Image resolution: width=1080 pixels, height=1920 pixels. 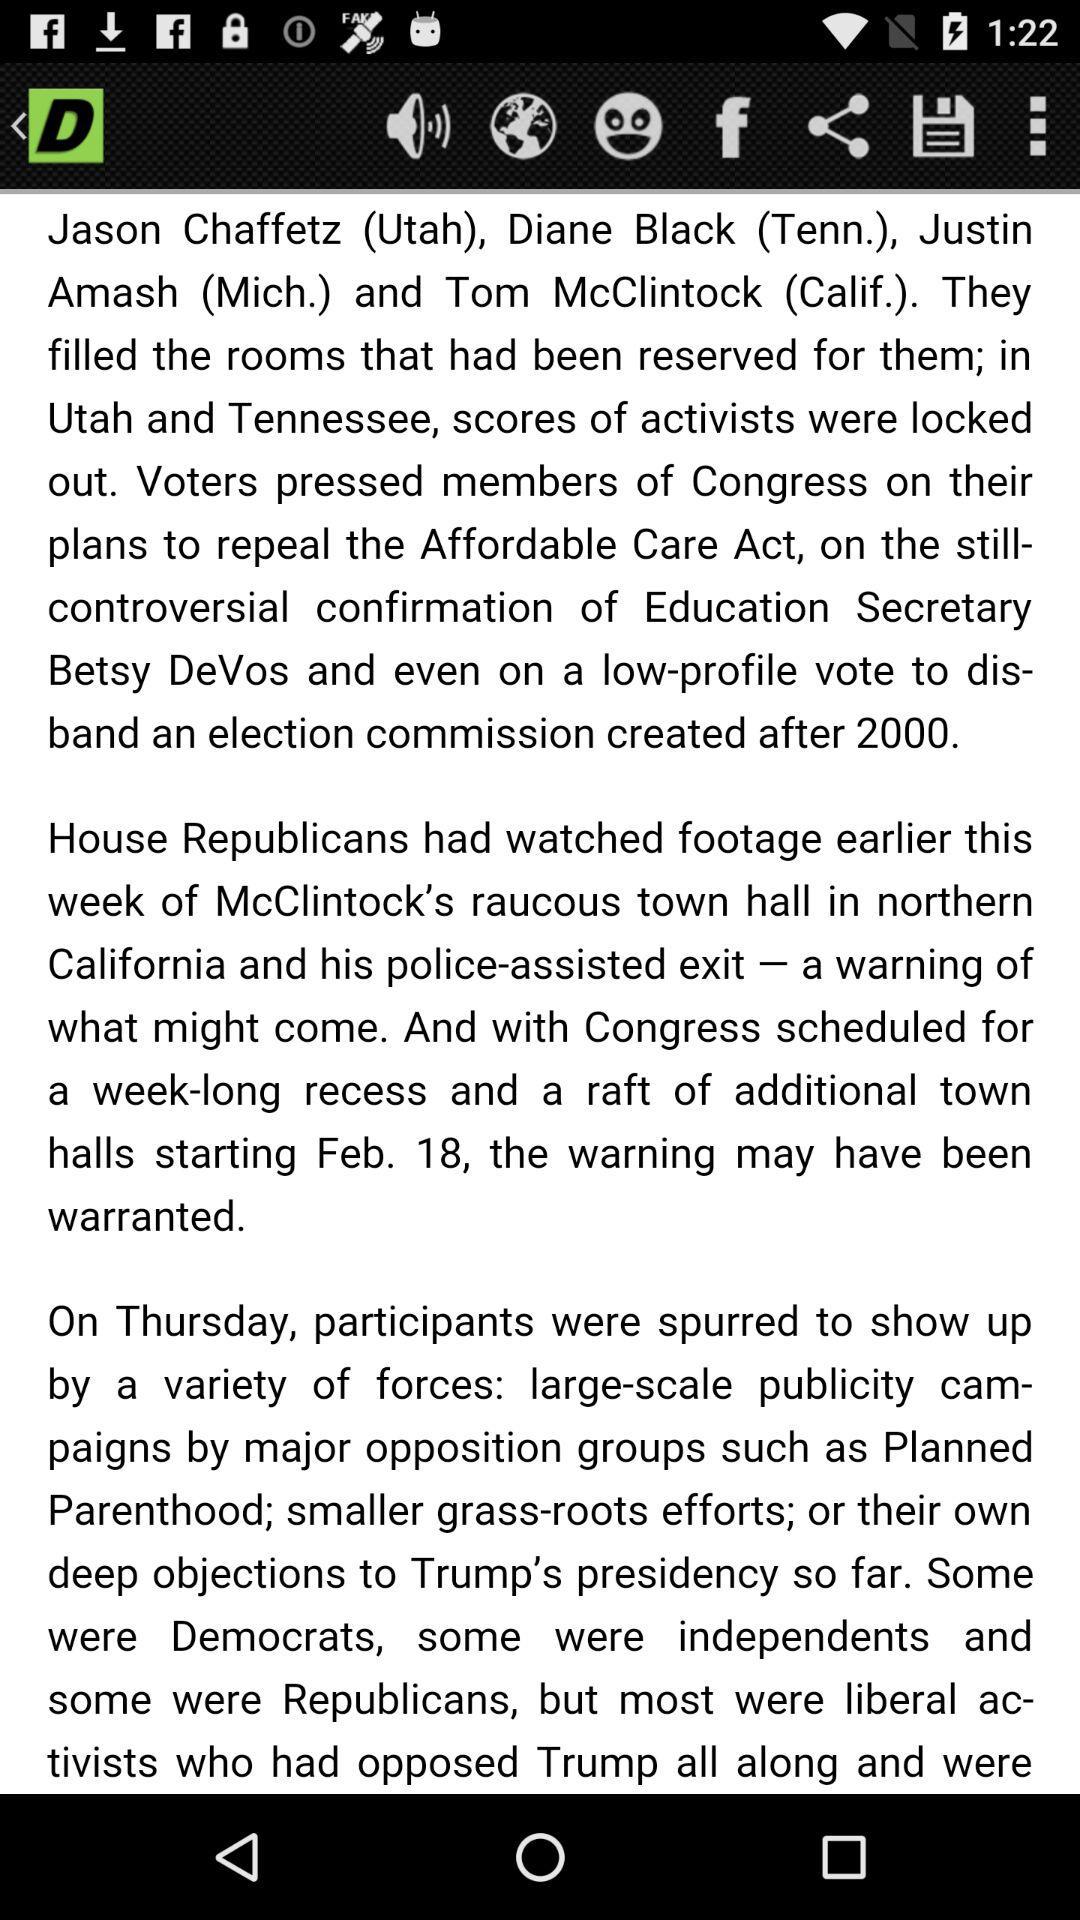 I want to click on the globe icon, so click(x=522, y=133).